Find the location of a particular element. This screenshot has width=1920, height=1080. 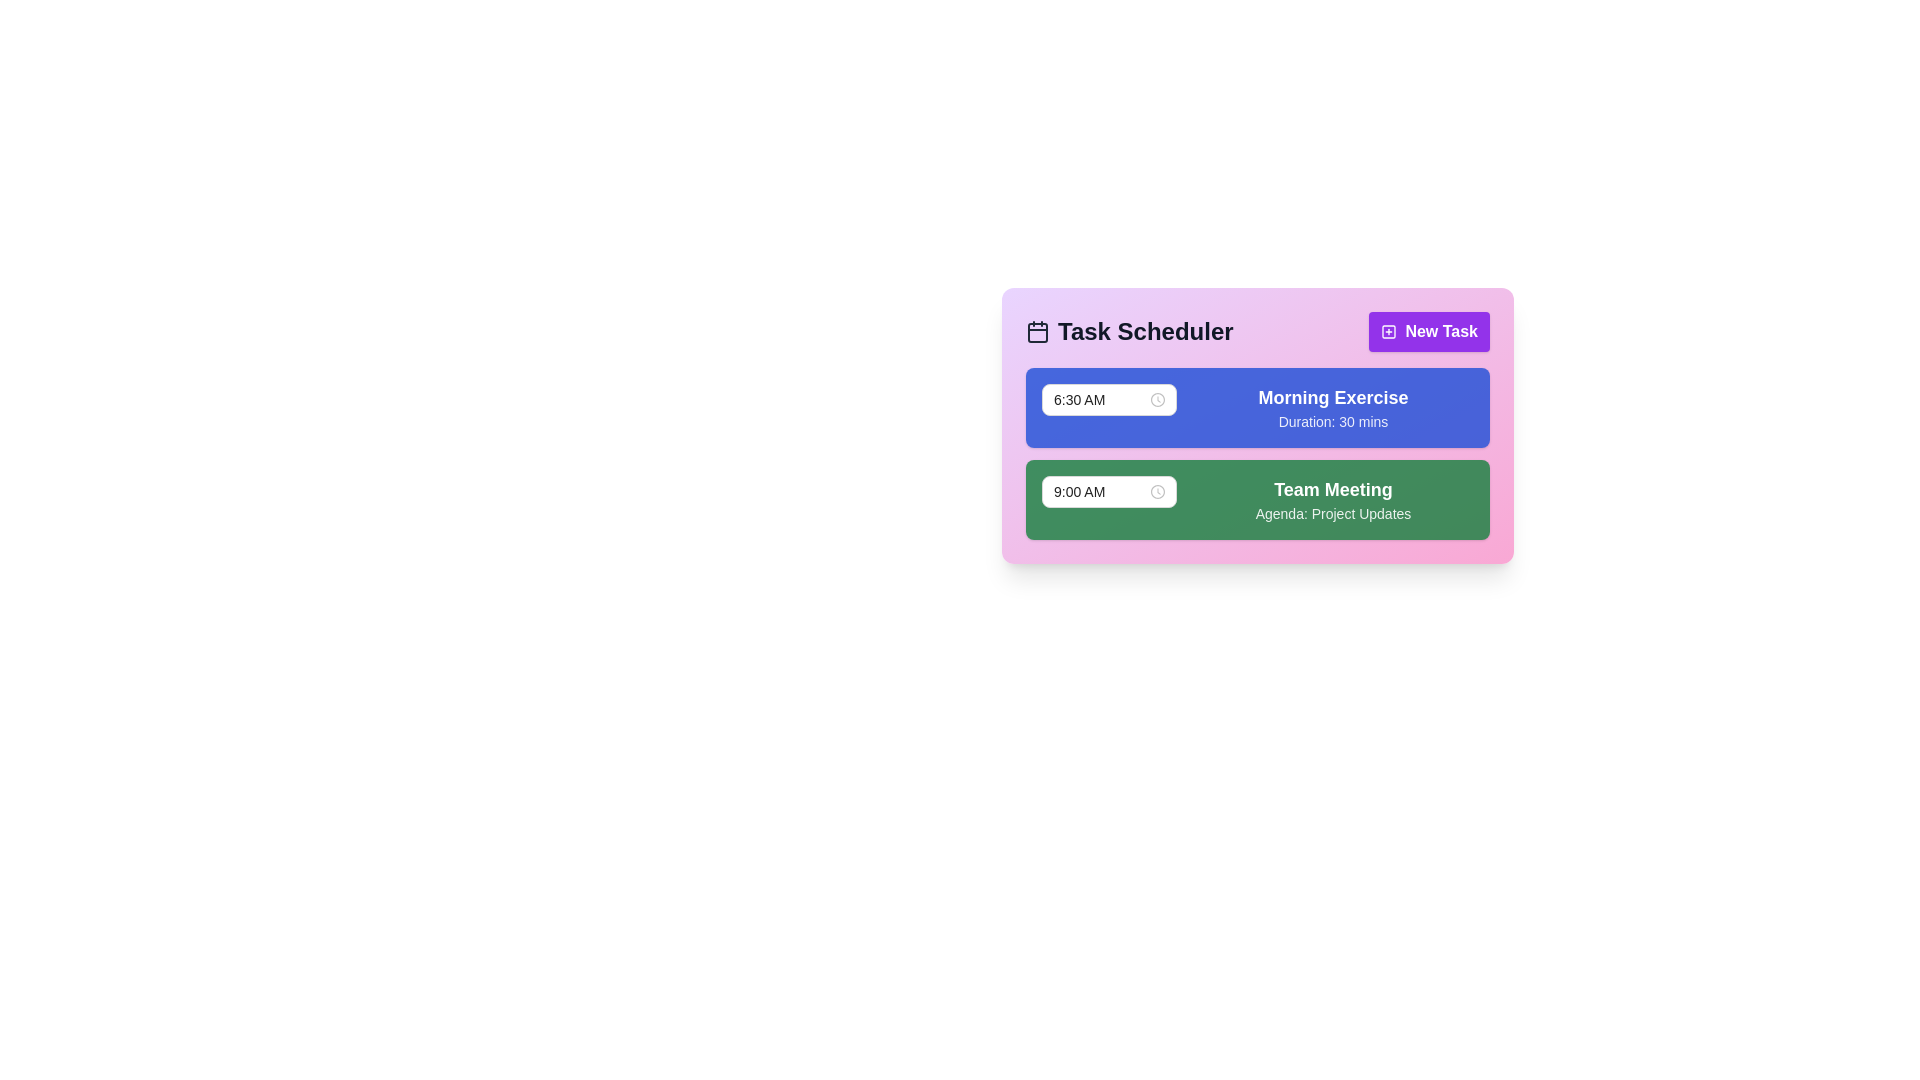

the small purple square icon with rounded corners, which is located at the right end of the 'New Task' button in the task scheduler interface is located at coordinates (1388, 330).